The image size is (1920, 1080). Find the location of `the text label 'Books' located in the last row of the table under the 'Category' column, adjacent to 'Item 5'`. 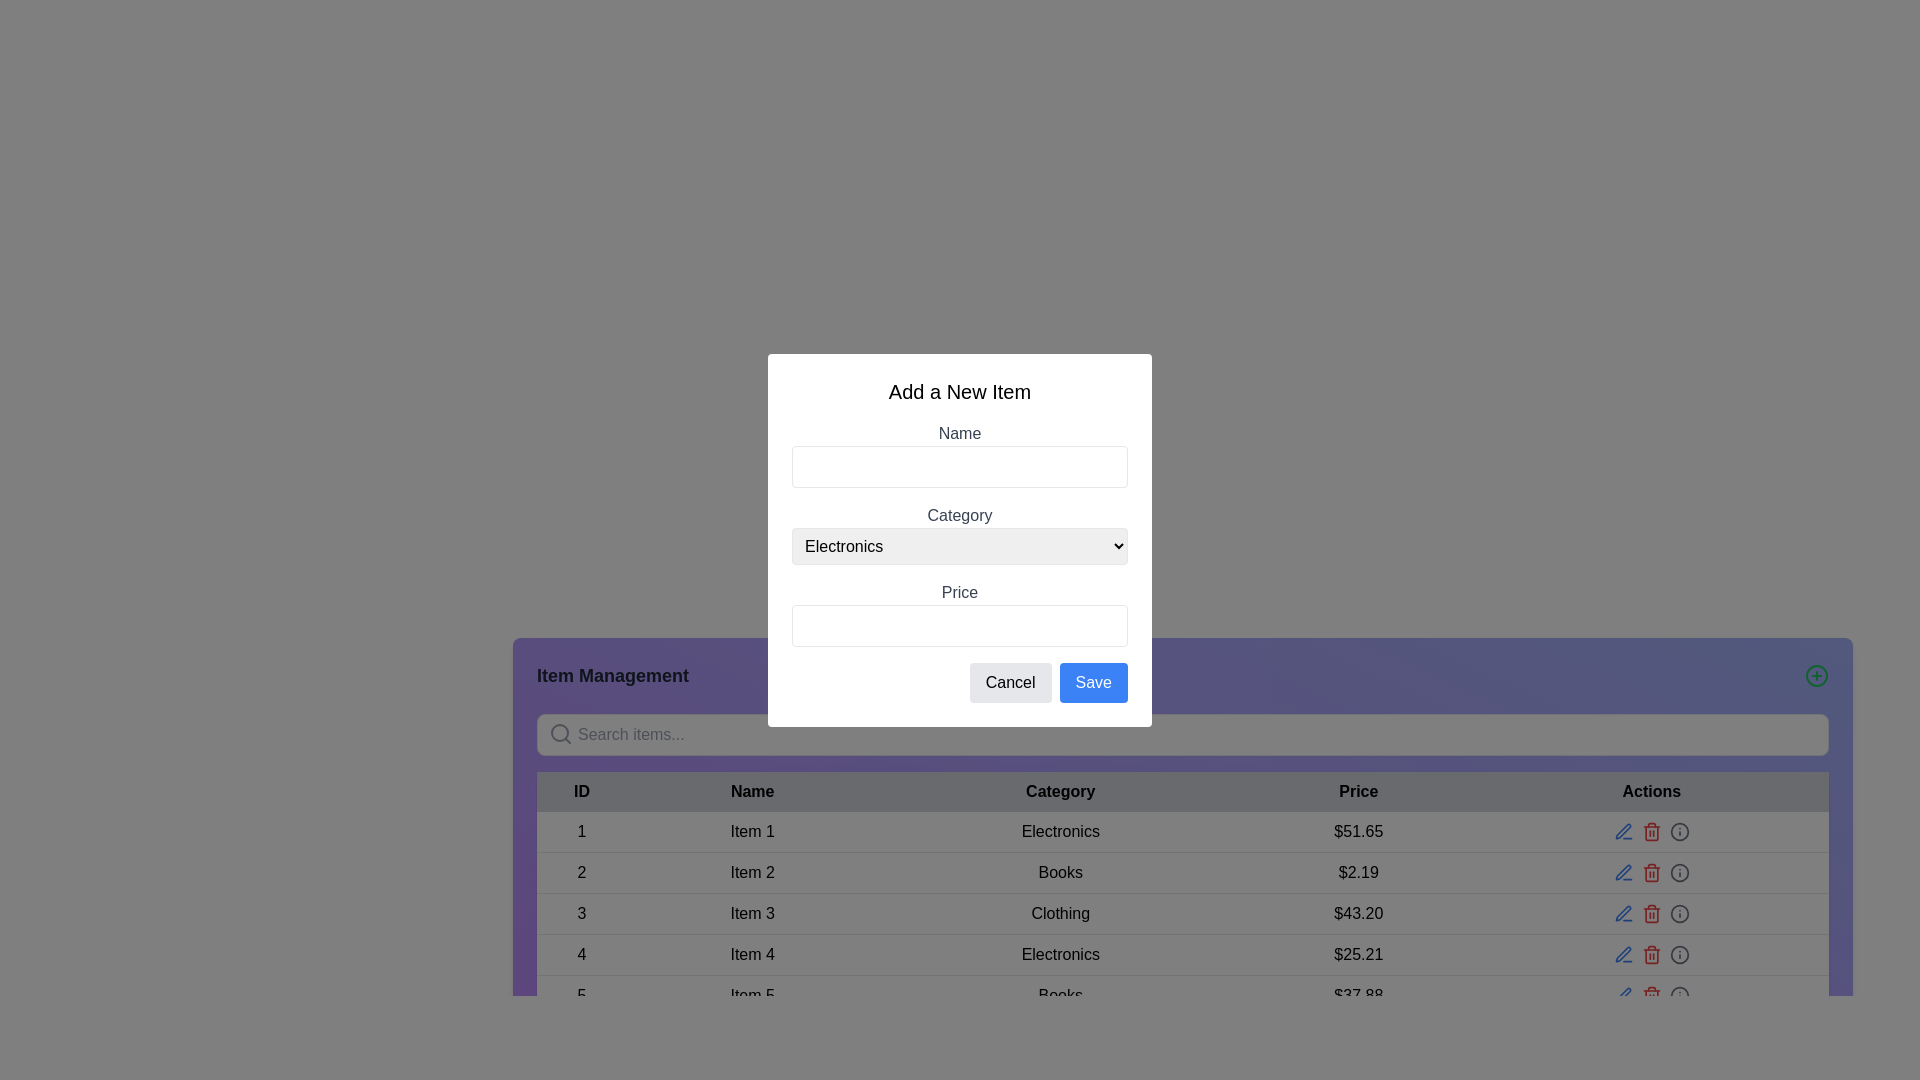

the text label 'Books' located in the last row of the table under the 'Category' column, adjacent to 'Item 5' is located at coordinates (1059, 995).